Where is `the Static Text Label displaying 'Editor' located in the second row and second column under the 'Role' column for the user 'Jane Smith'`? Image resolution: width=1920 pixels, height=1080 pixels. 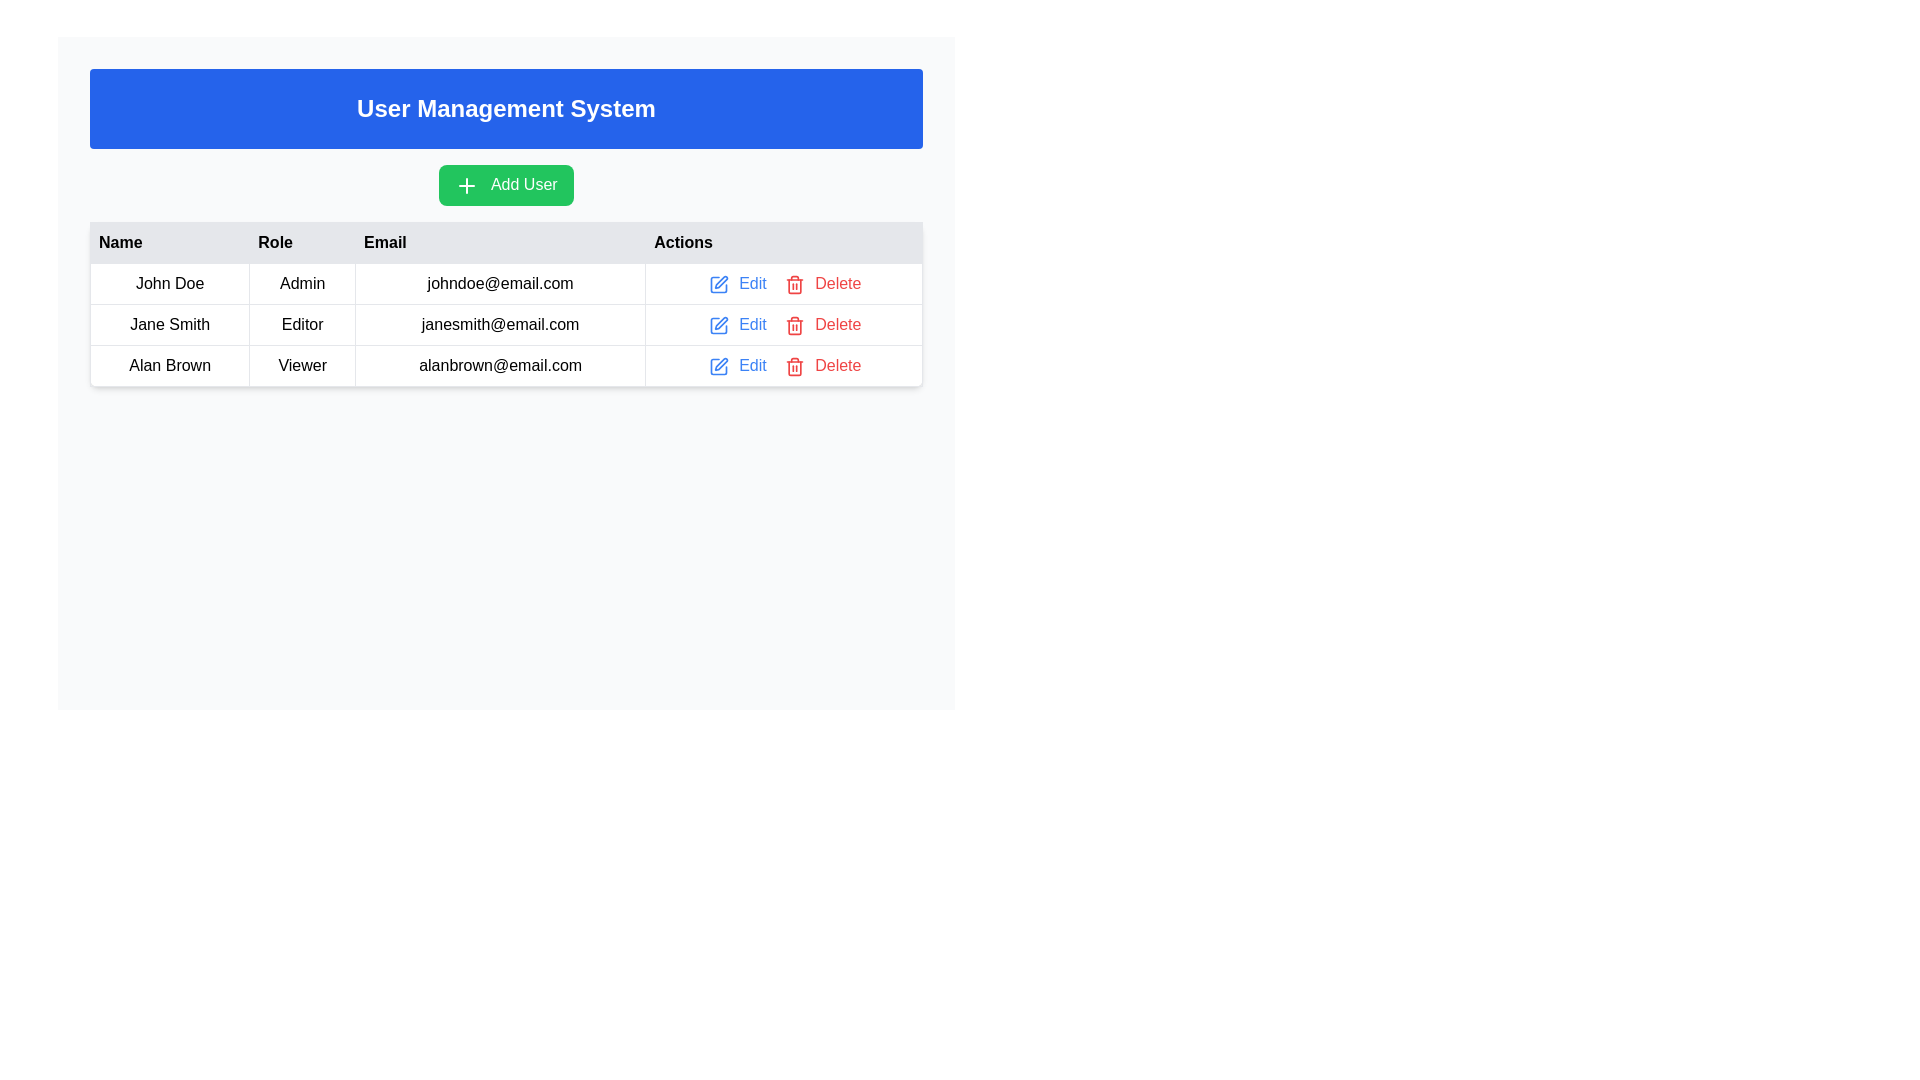 the Static Text Label displaying 'Editor' located in the second row and second column under the 'Role' column for the user 'Jane Smith' is located at coordinates (301, 323).